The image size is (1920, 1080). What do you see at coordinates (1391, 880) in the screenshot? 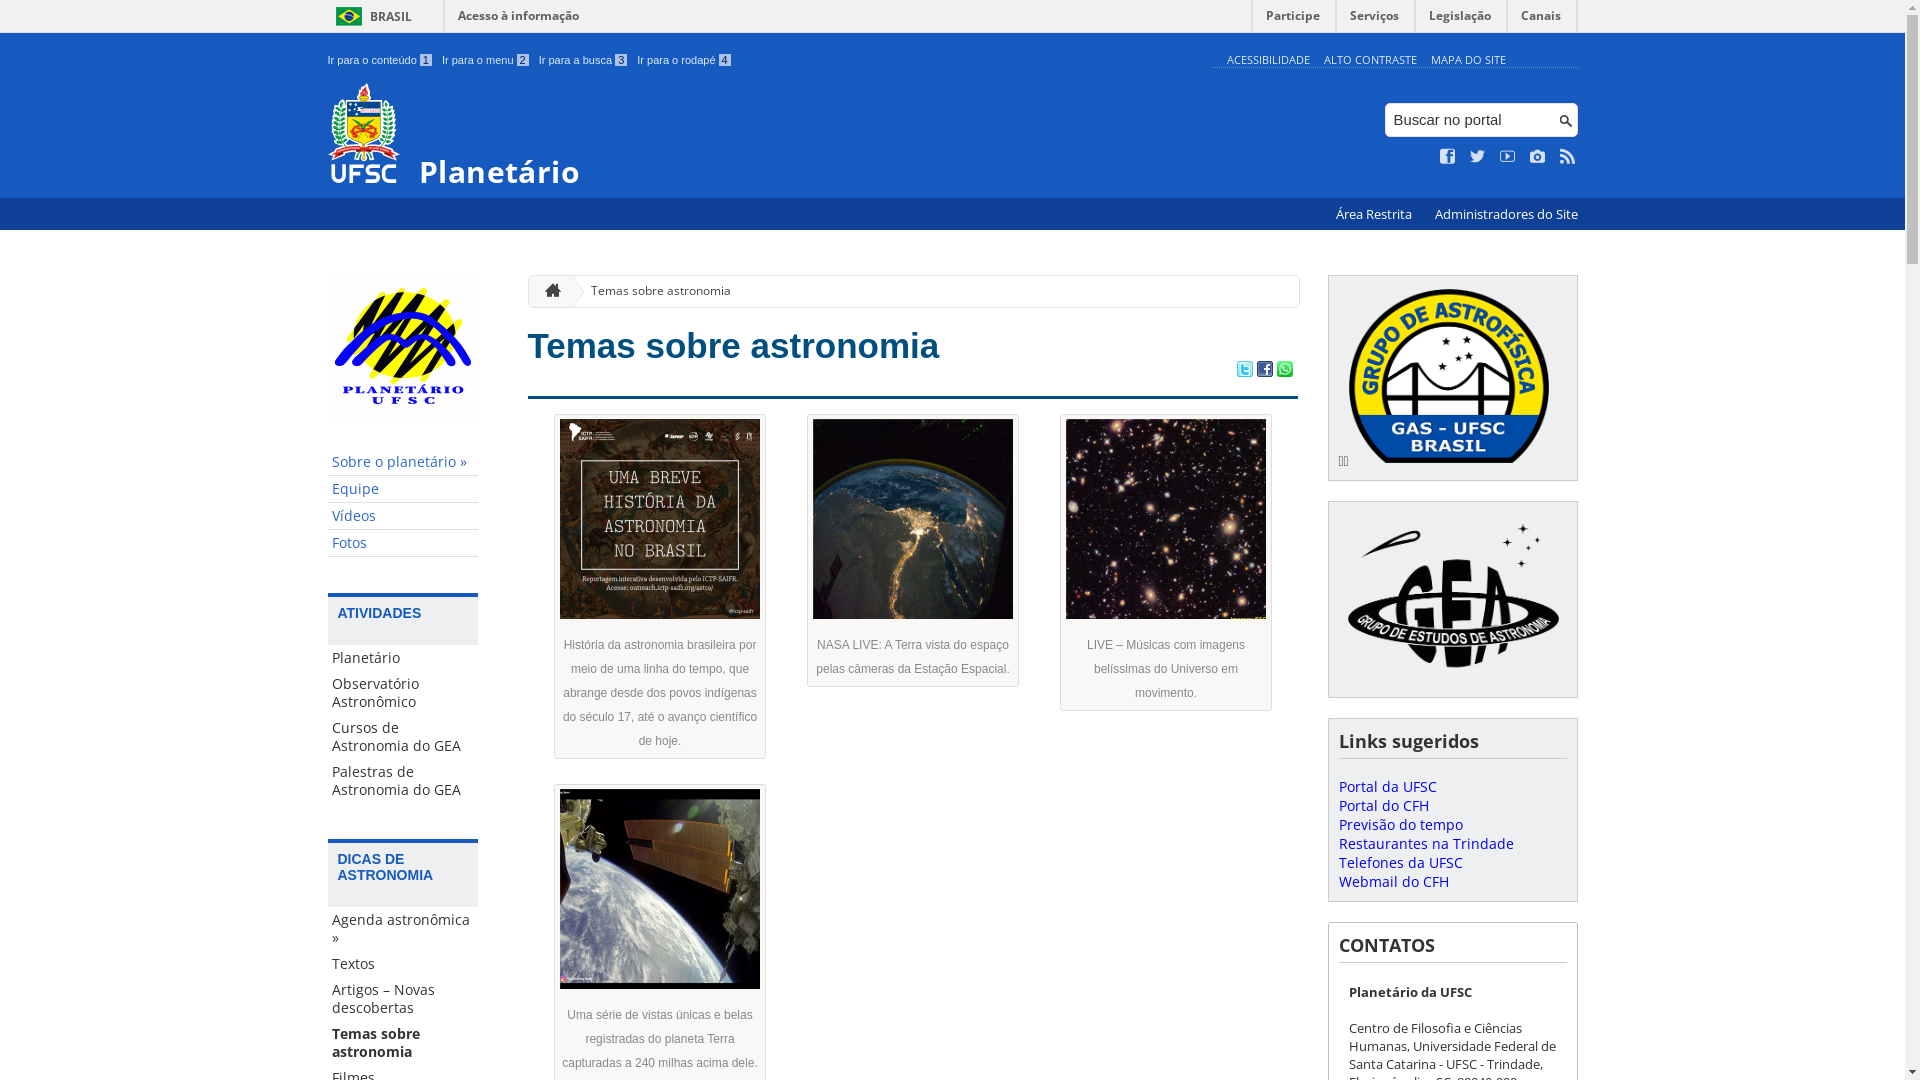
I see `'Webmail do CFH'` at bounding box center [1391, 880].